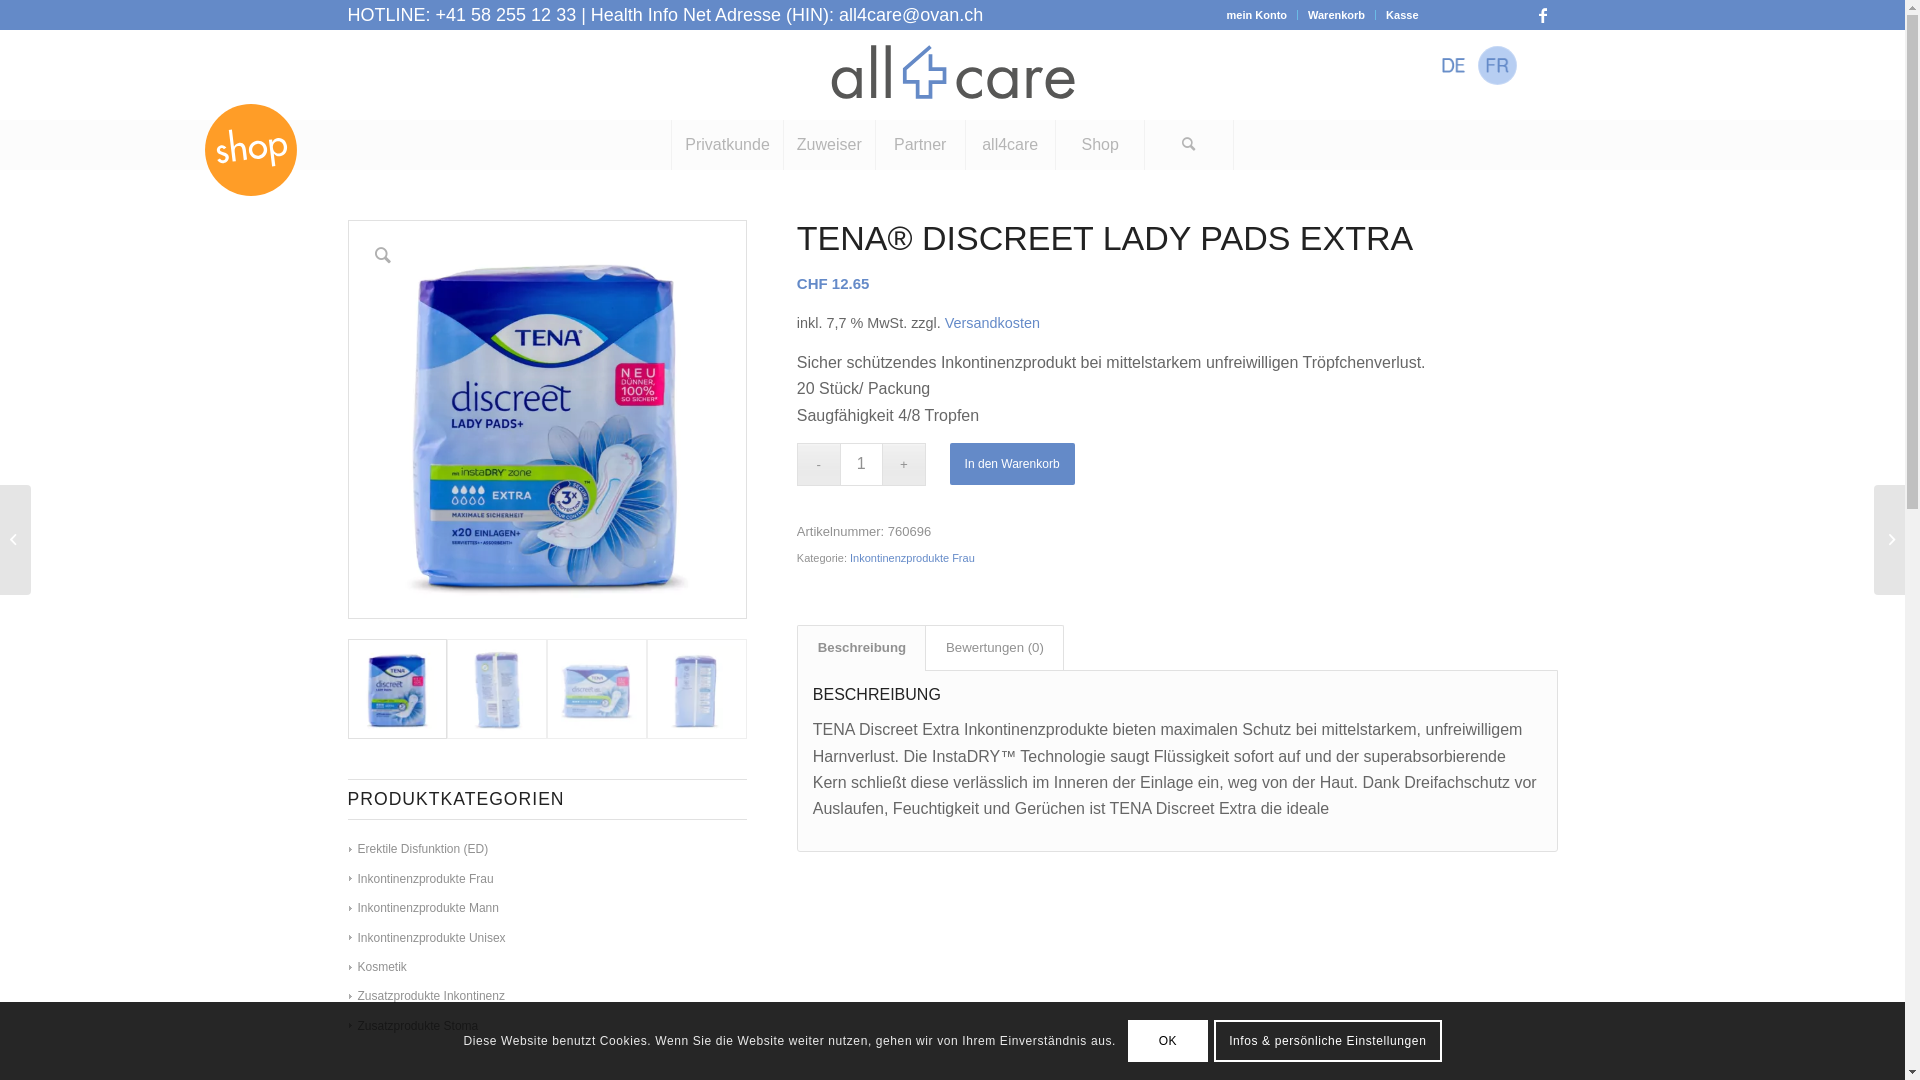 This screenshot has height=1080, width=1920. I want to click on 'Erektile Disfunktion (ED)', so click(416, 848).